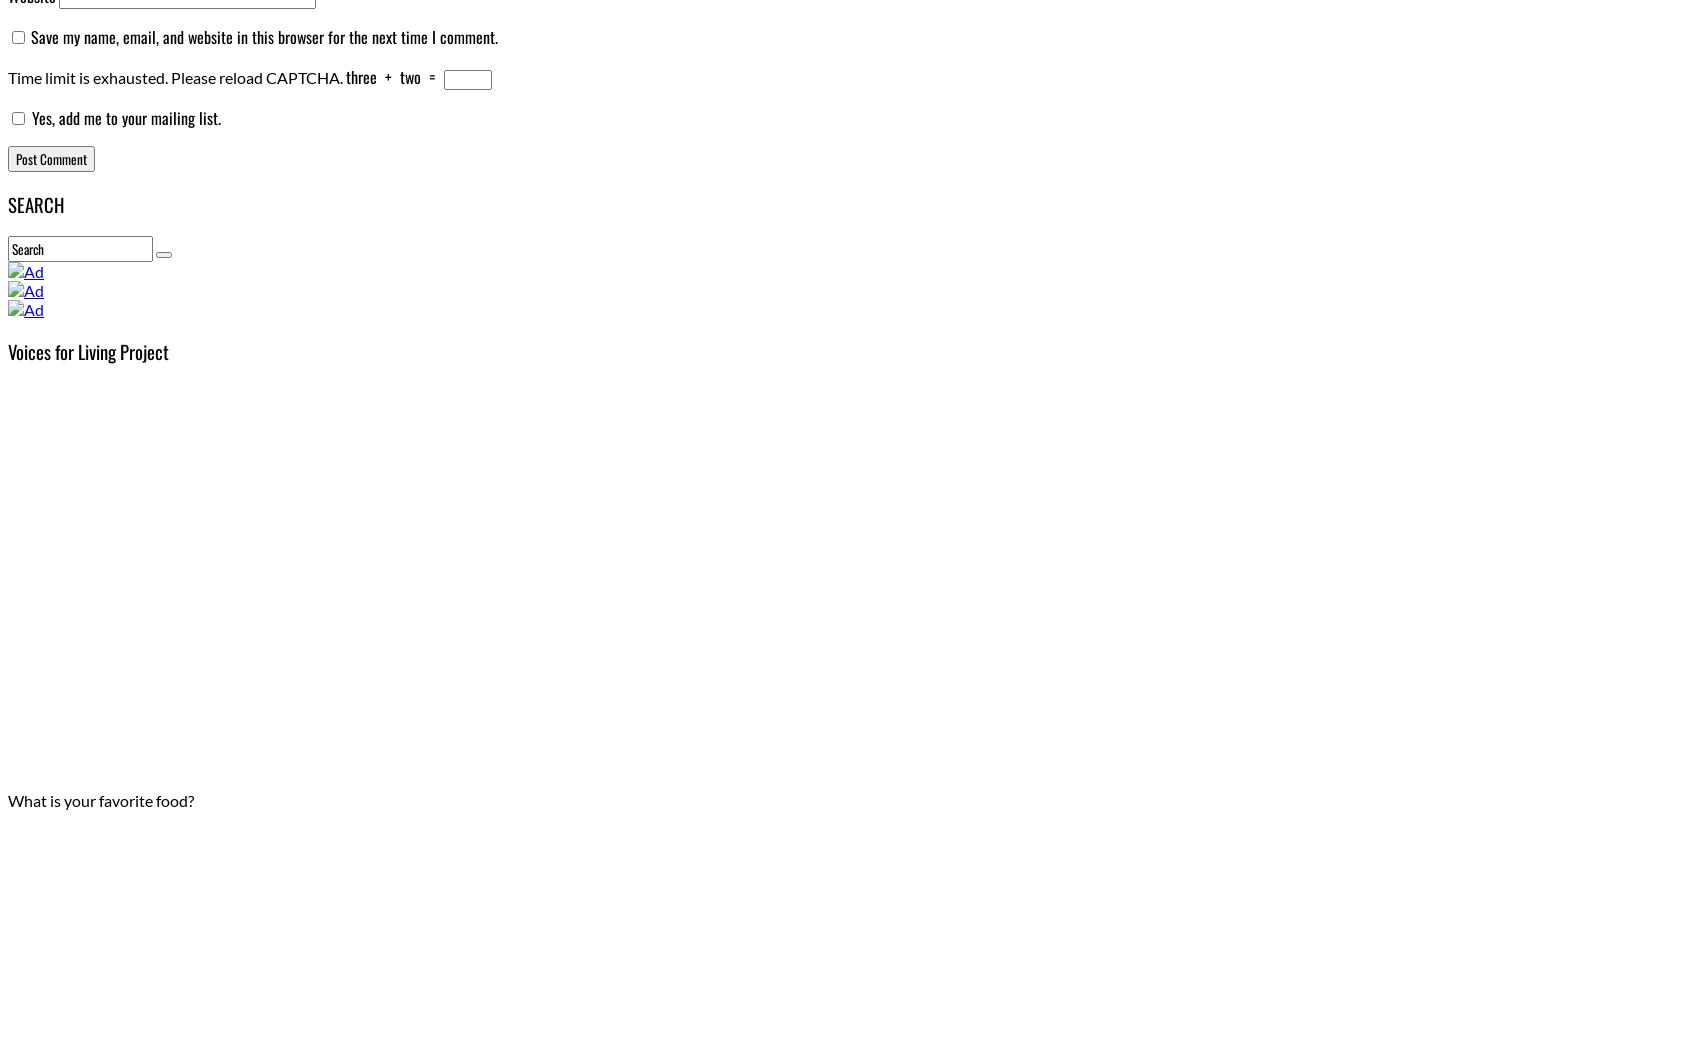 The width and height of the screenshot is (1700, 1040). Describe the element at coordinates (264, 36) in the screenshot. I see `'Save my name, email, and website in this browser for the next time I comment.'` at that location.